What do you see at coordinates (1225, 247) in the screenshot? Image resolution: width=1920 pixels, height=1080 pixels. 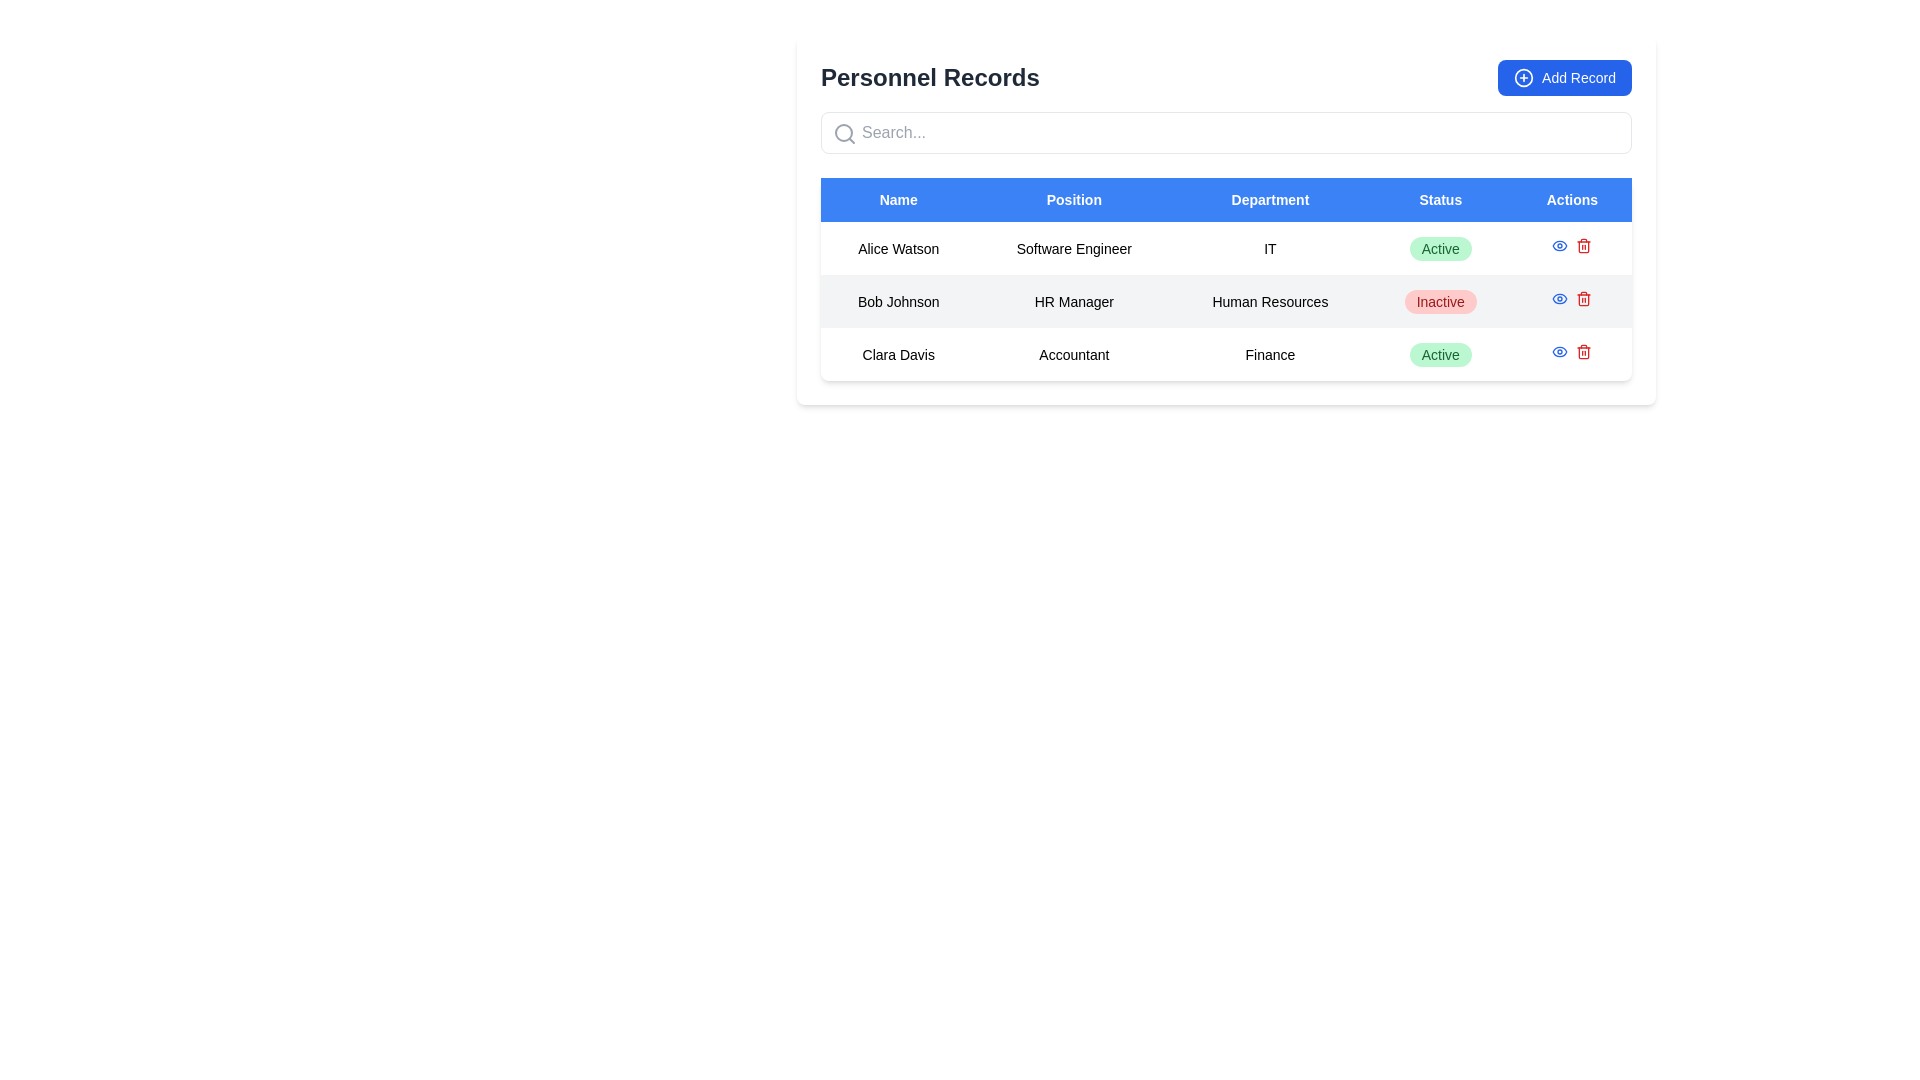 I see `the first row of the 'Personnel Records' table which contains information about 'Alice Watson', including her position, department, and status, by clicking on it` at bounding box center [1225, 247].